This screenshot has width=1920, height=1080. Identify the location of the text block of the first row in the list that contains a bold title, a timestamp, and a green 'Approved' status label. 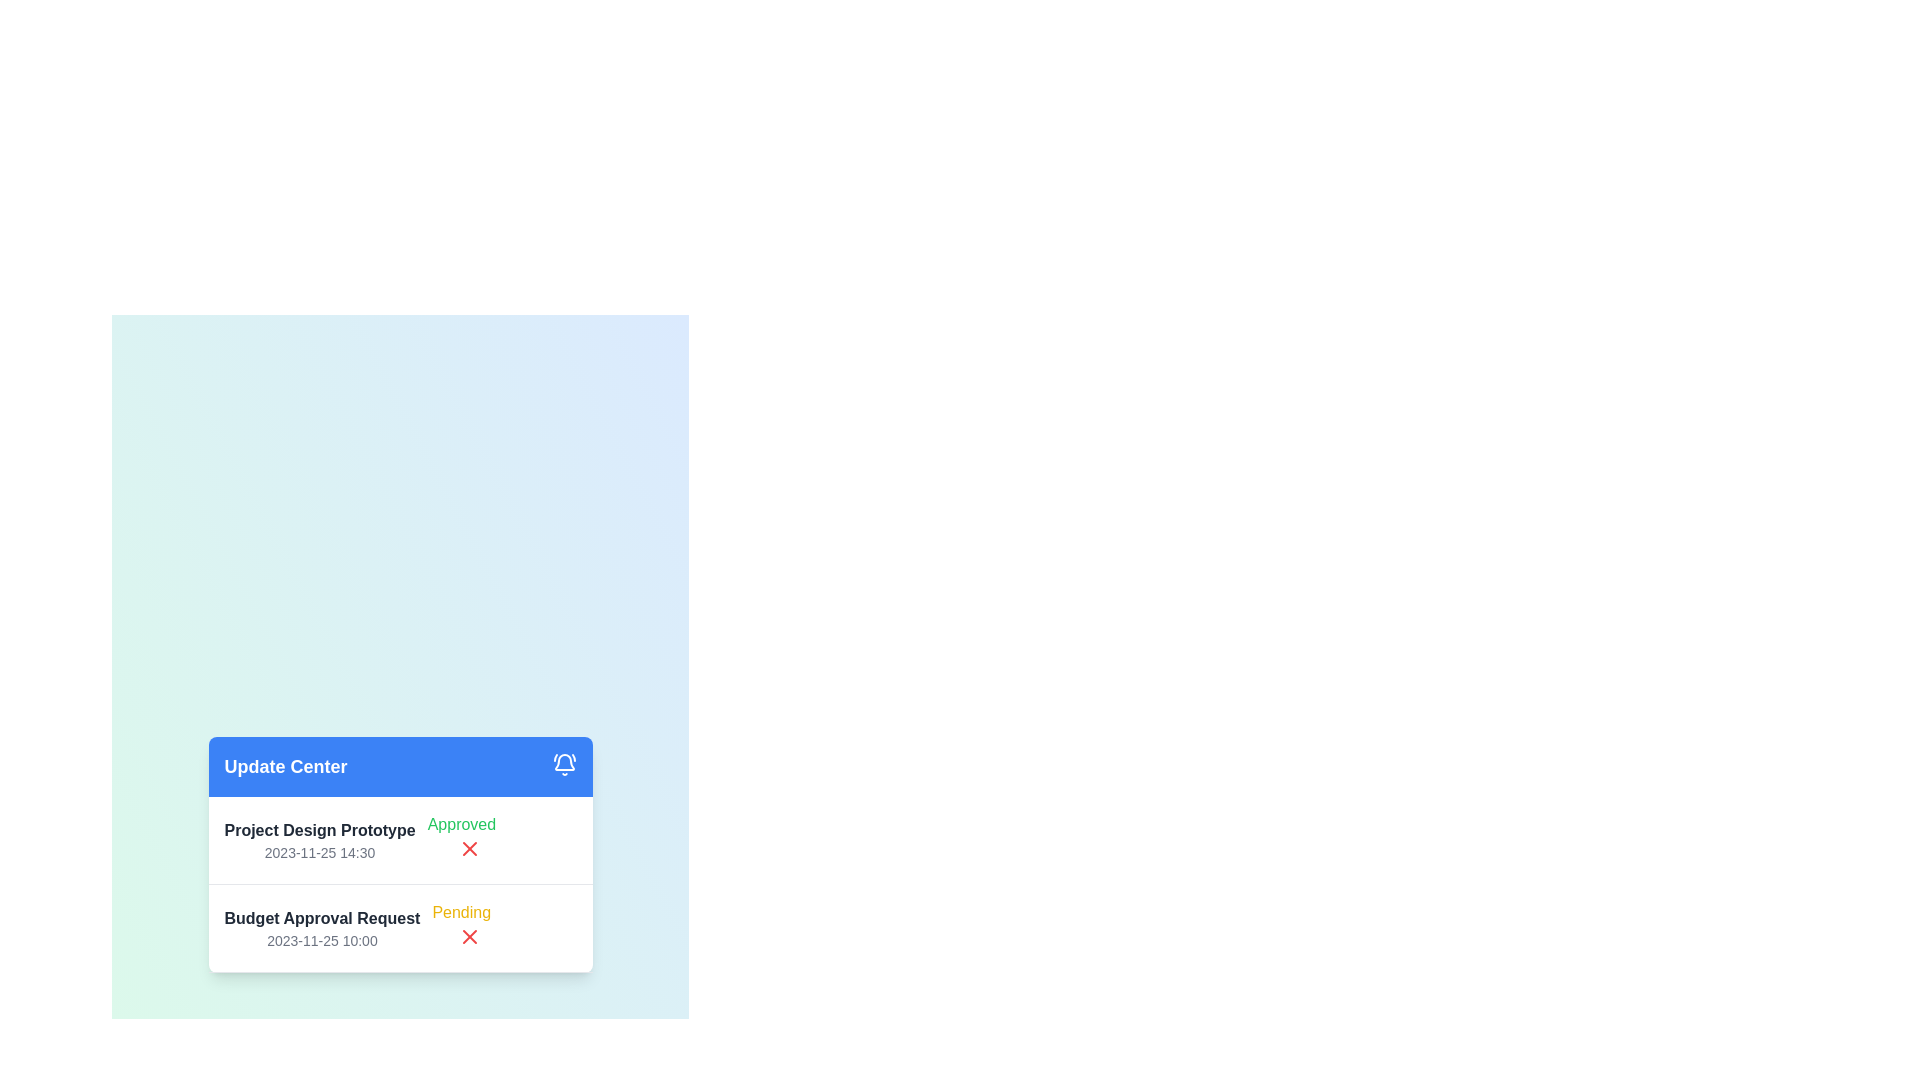
(400, 840).